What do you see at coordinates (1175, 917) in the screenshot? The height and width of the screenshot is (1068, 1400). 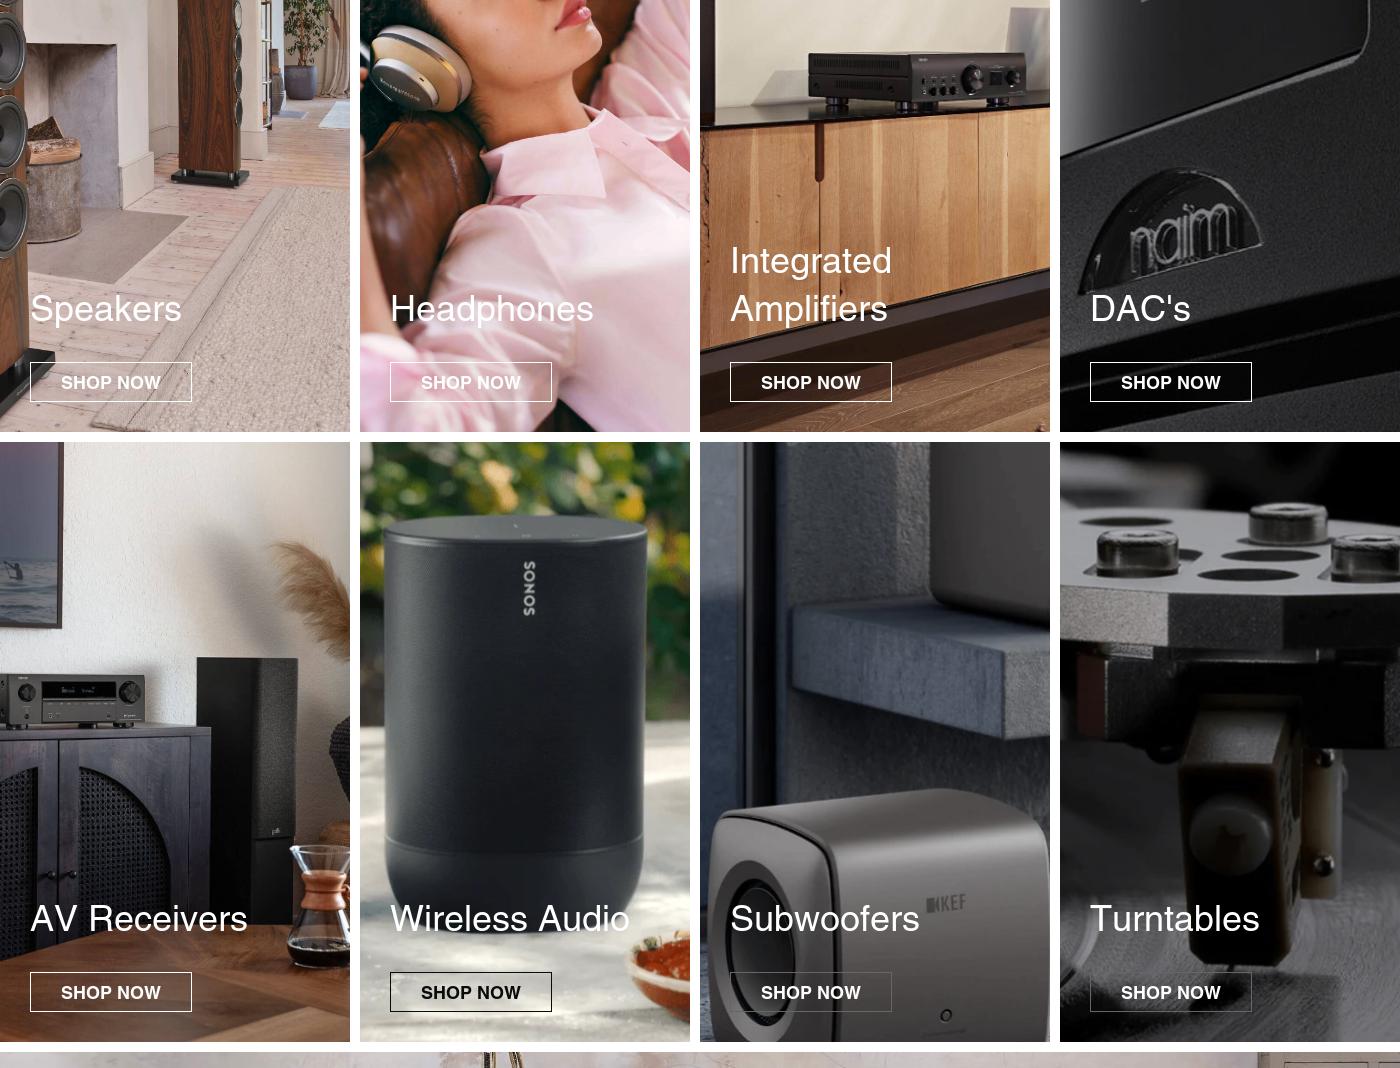 I see `'Turntables'` at bounding box center [1175, 917].